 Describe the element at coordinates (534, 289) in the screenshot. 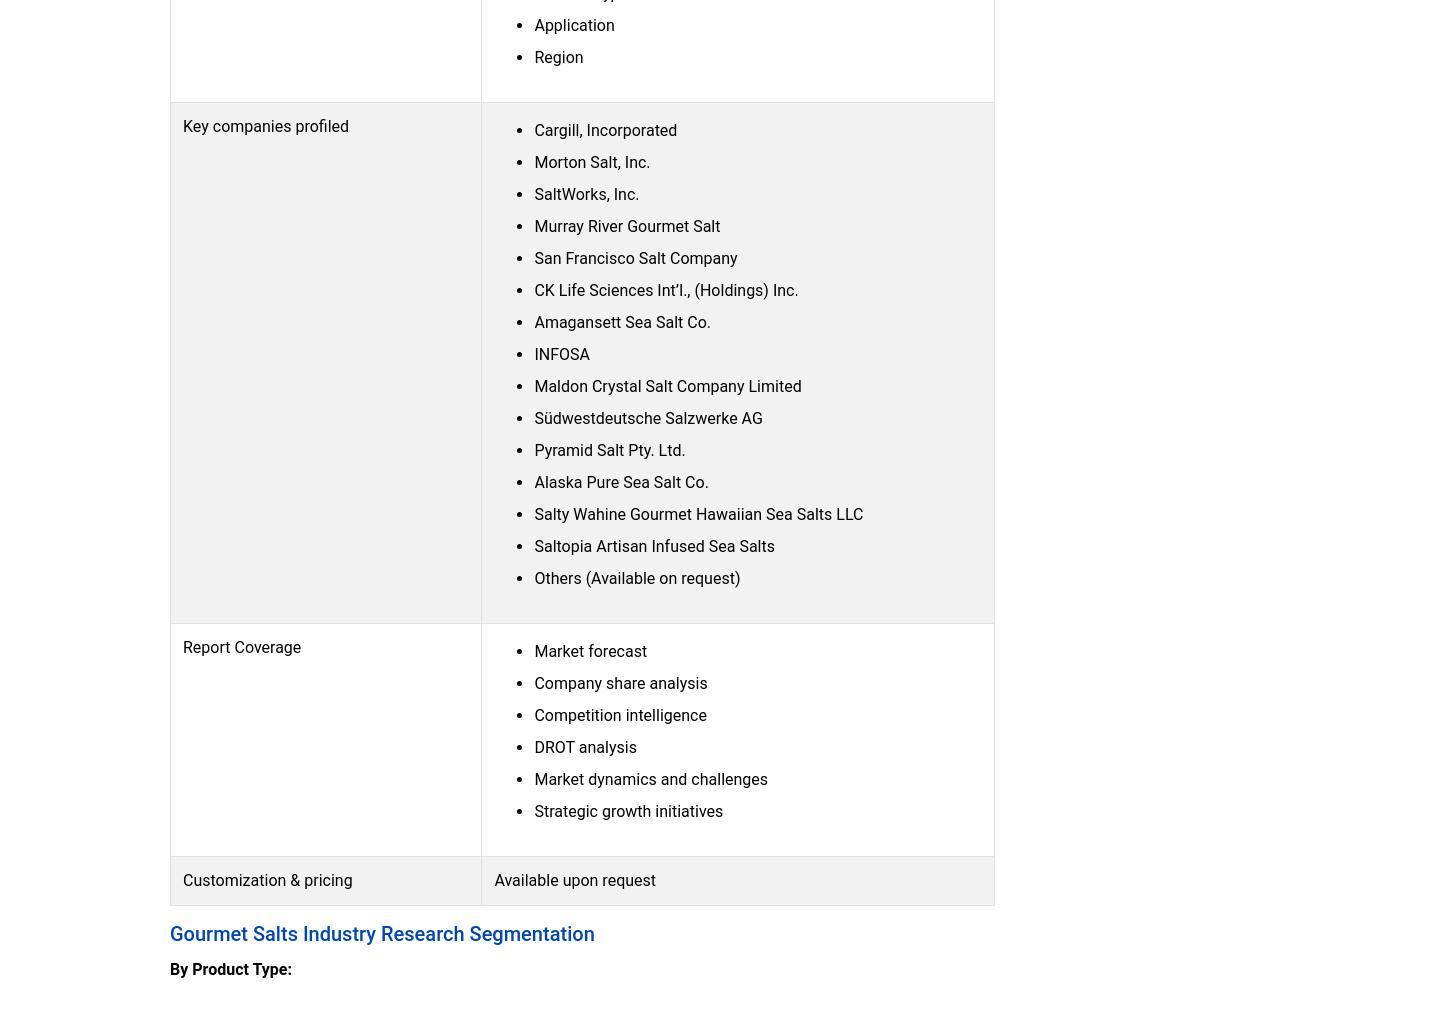

I see `'CK Life Sciences Int’l., (Holdings) Inc.'` at that location.